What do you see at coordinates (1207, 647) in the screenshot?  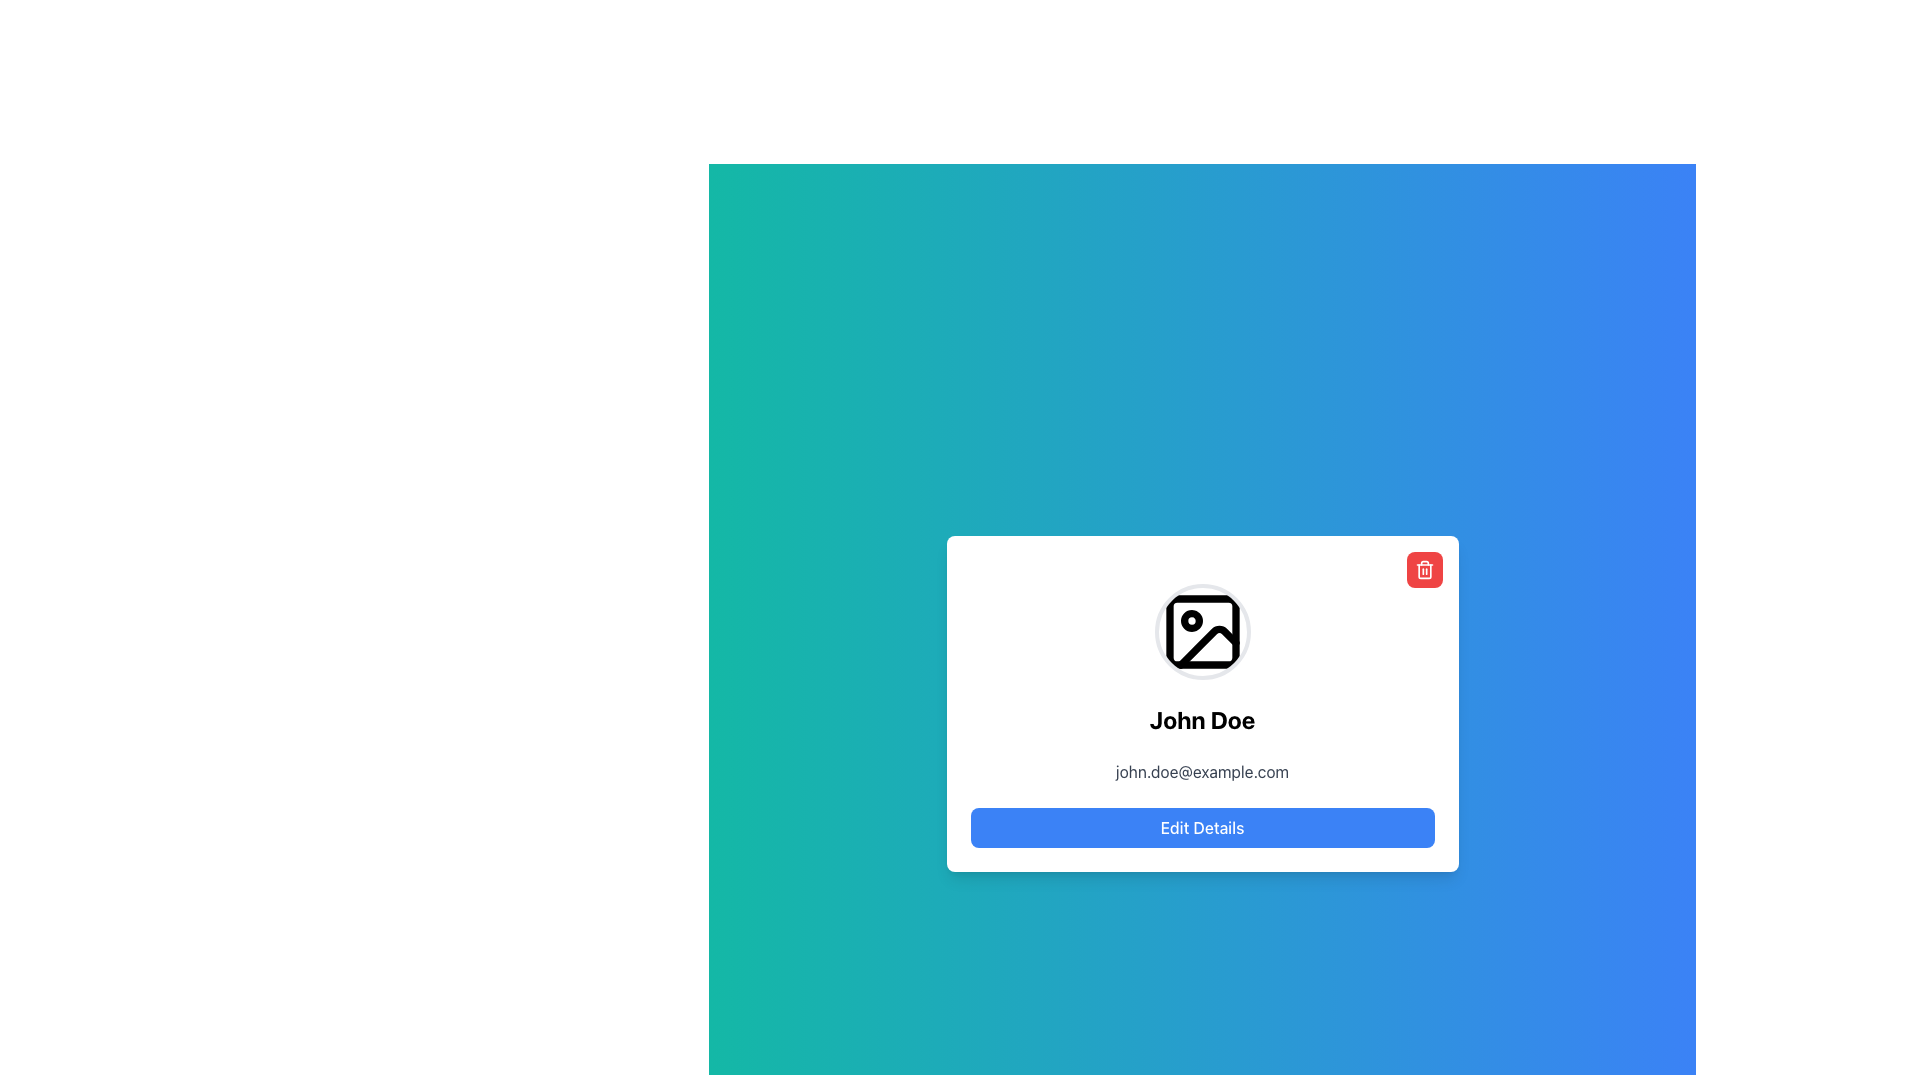 I see `the decorative graphic detail located in the bottom half of the square icon in the profile image area of the user information card` at bounding box center [1207, 647].